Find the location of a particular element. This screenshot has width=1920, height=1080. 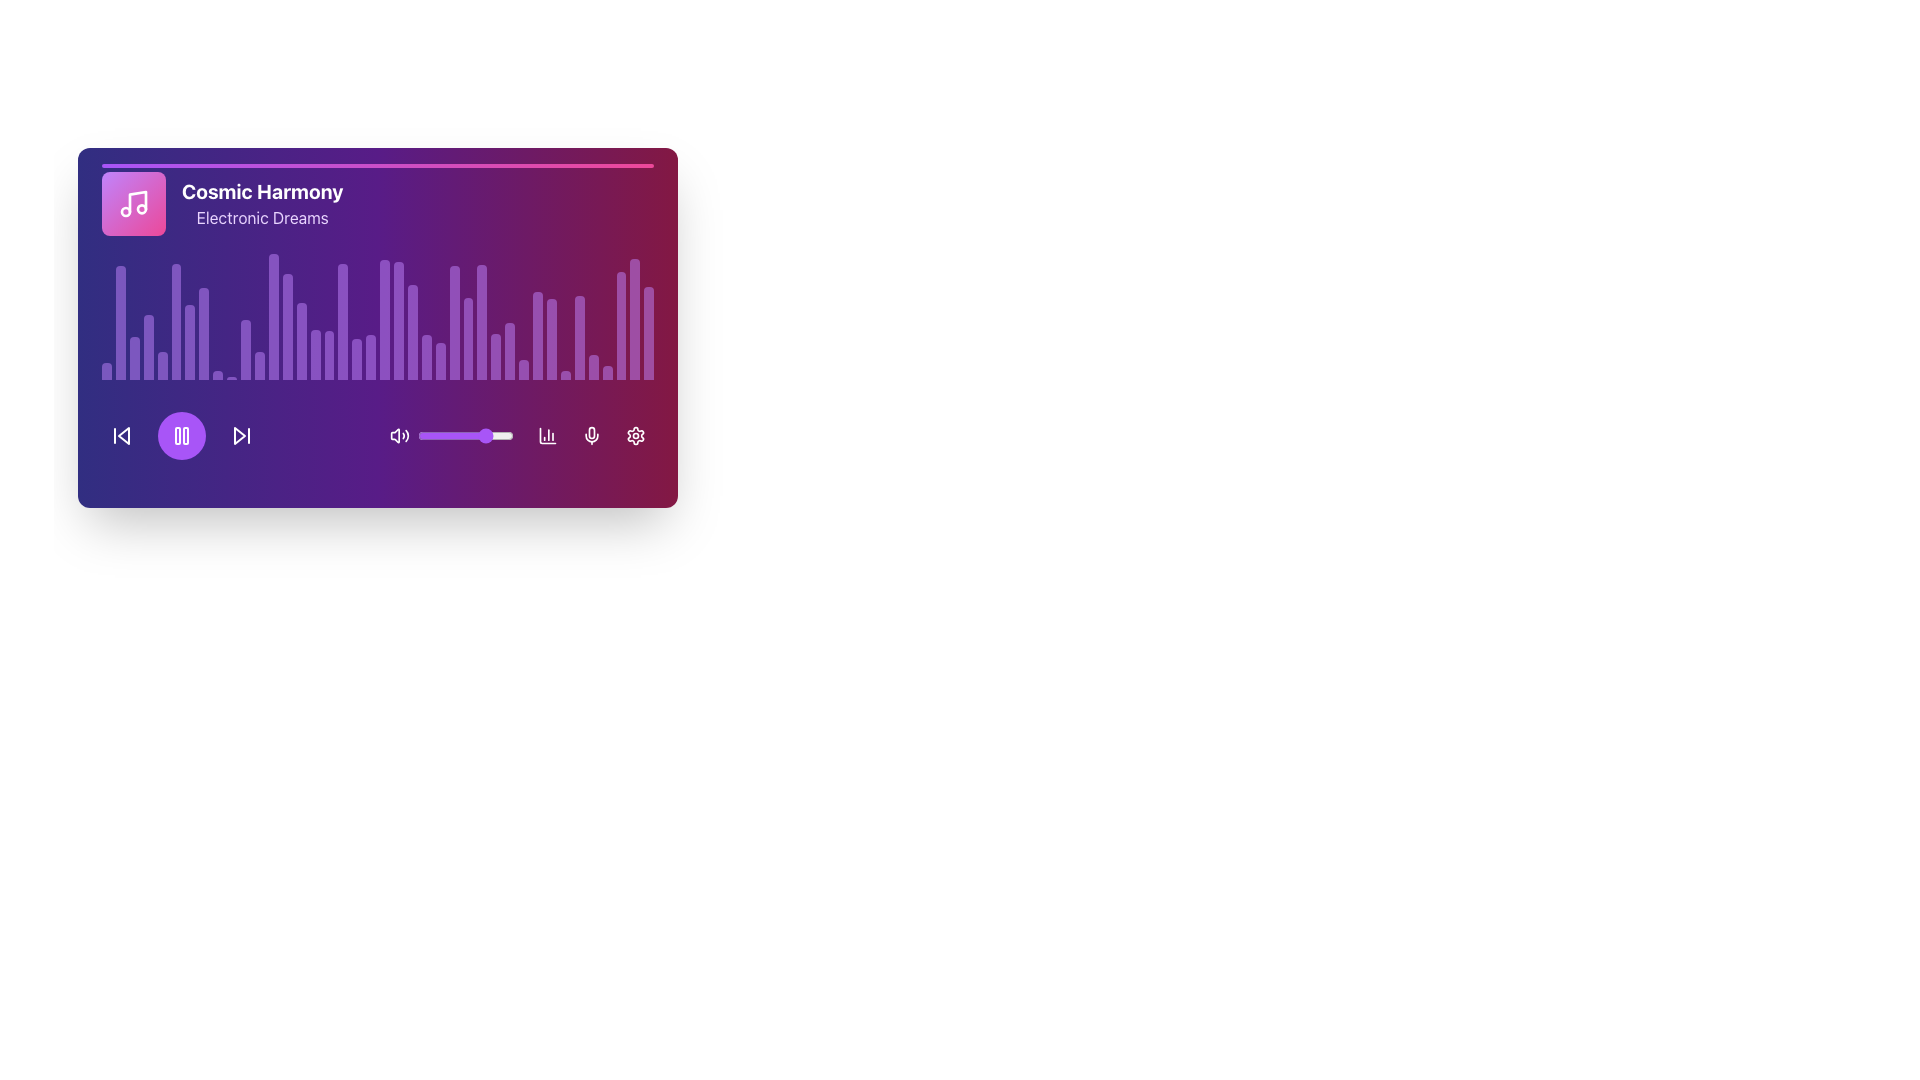

the 7th vertical bar in the equalizer section of the music player, which has a purple background and rounded edges at the top is located at coordinates (190, 341).